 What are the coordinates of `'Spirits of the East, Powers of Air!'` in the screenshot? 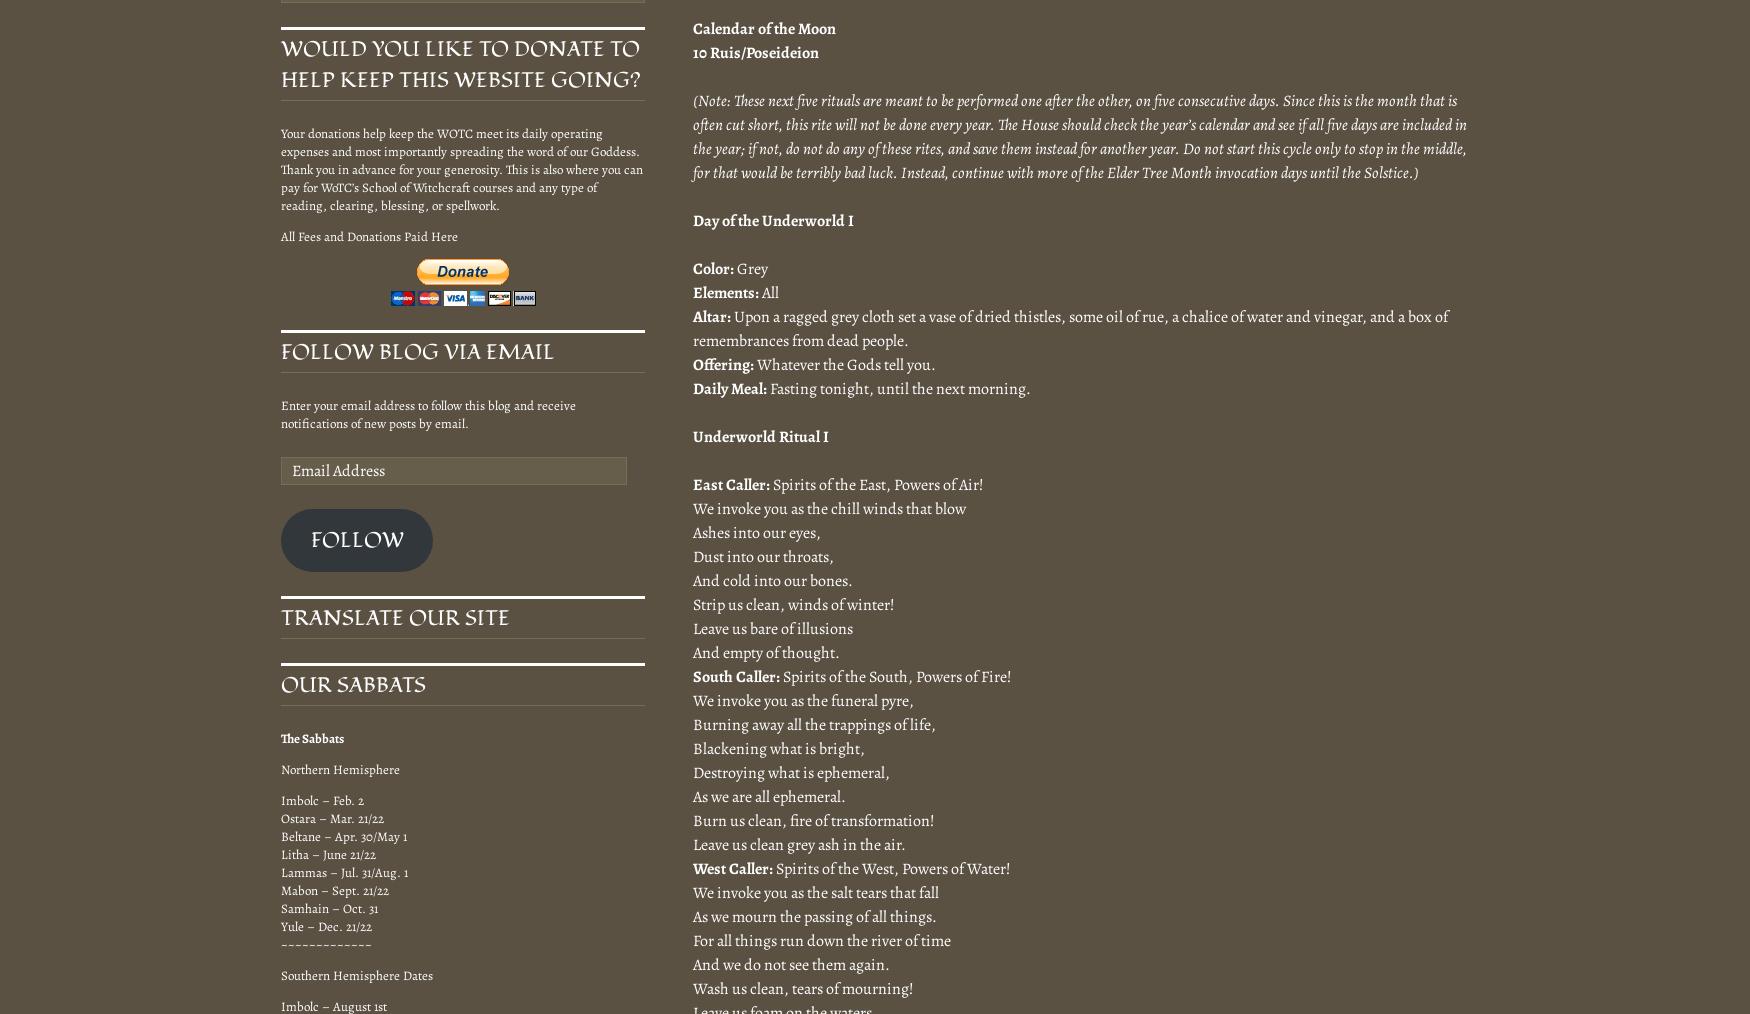 It's located at (875, 483).